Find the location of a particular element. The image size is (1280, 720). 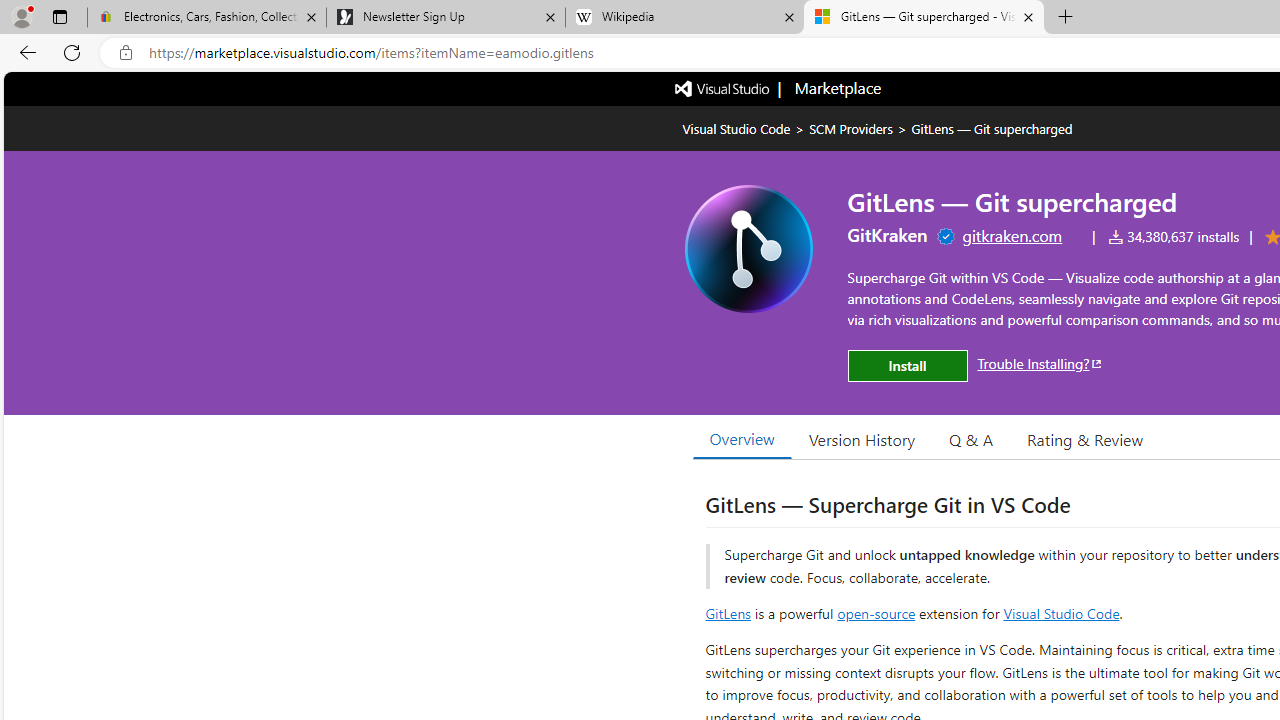

'gitkraken.com' is located at coordinates (1012, 234).